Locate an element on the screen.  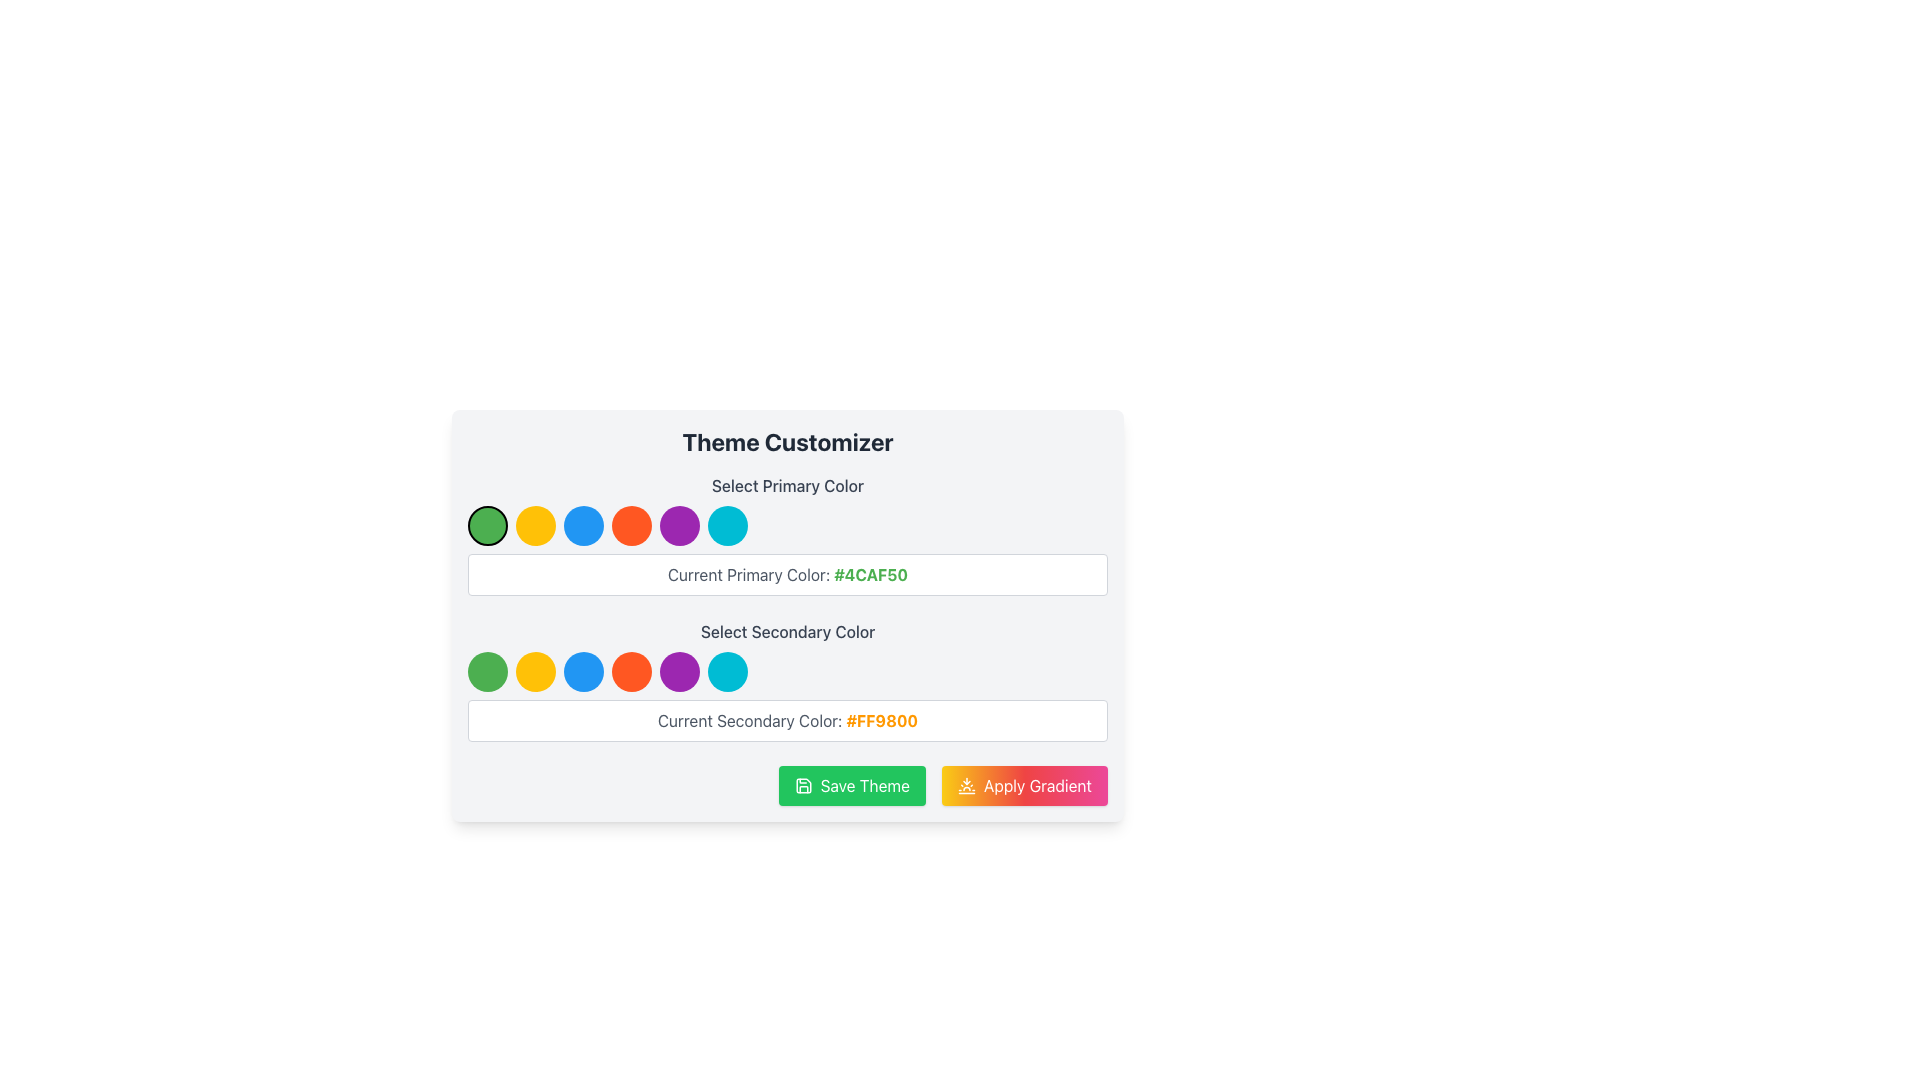
the fifth circular button in the 'Select Secondary Color' section is located at coordinates (680, 671).